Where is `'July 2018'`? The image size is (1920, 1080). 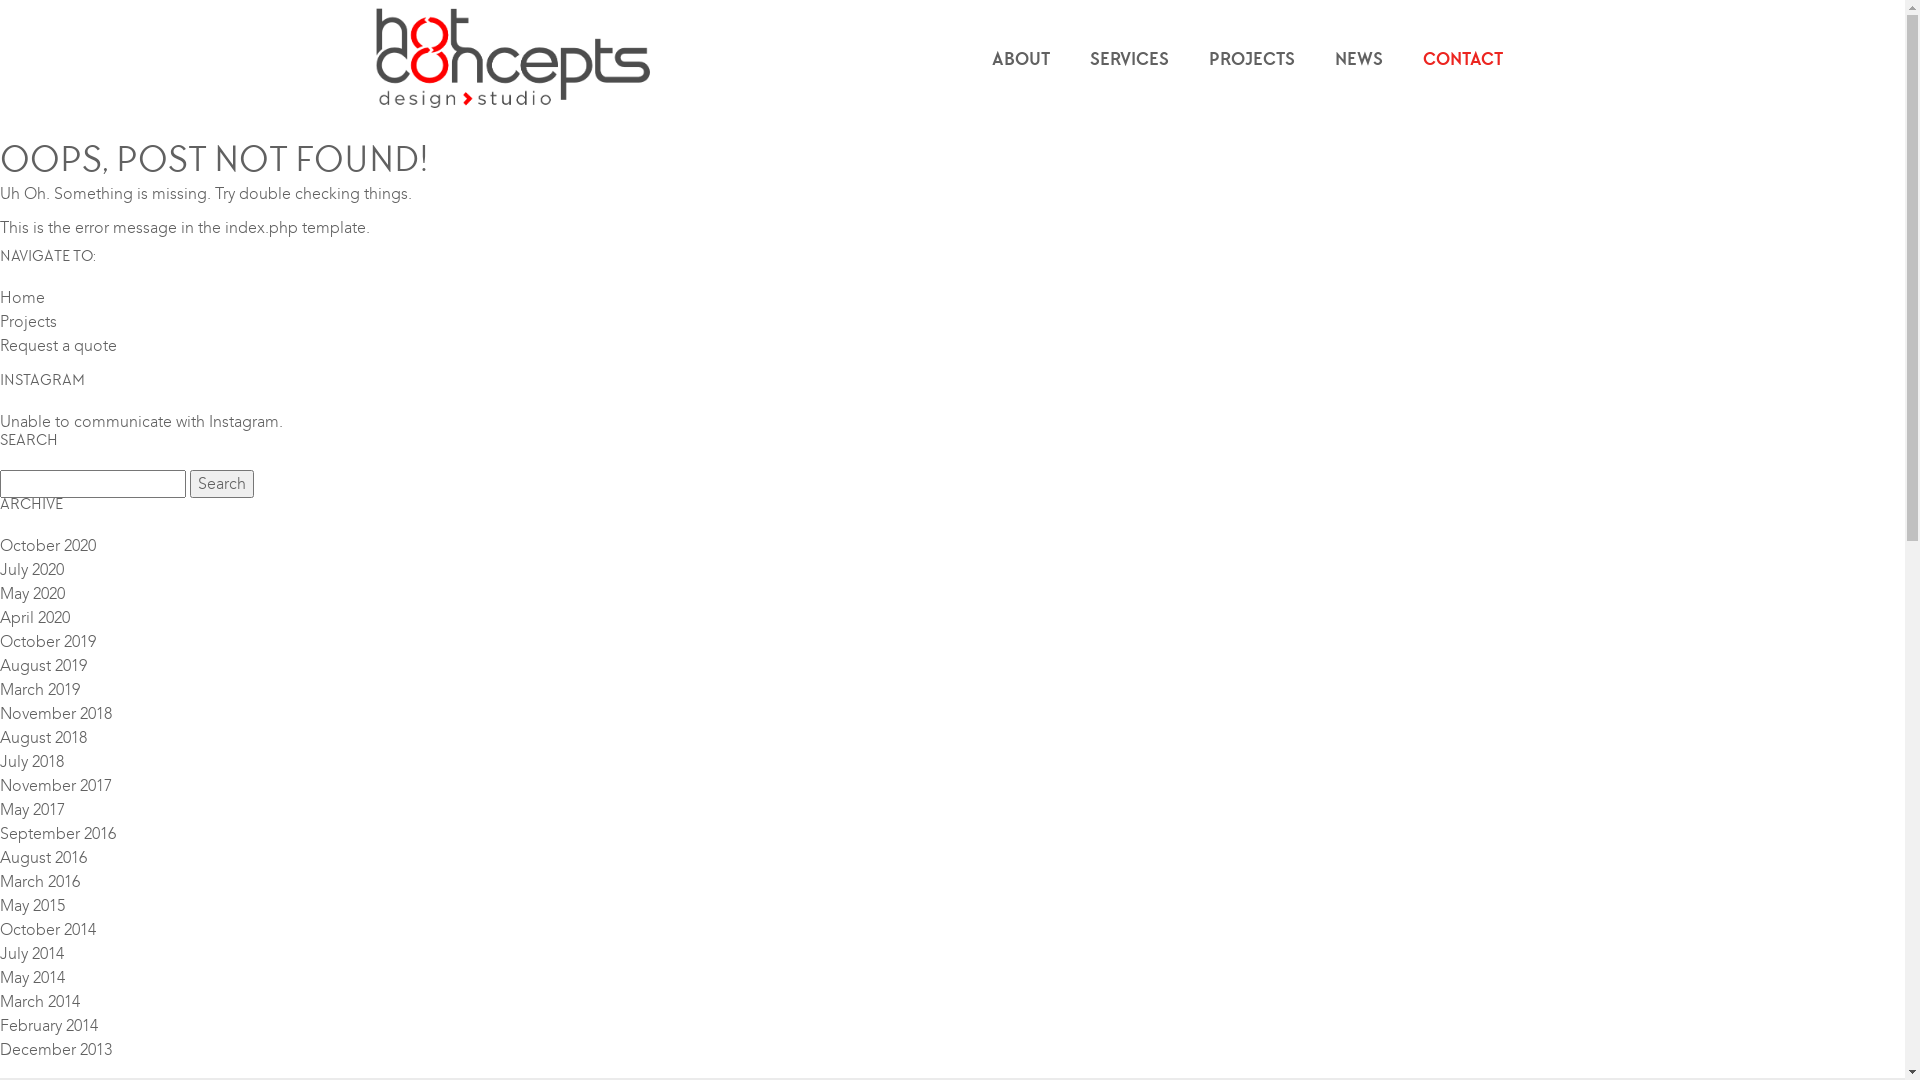
'July 2018' is located at coordinates (32, 762).